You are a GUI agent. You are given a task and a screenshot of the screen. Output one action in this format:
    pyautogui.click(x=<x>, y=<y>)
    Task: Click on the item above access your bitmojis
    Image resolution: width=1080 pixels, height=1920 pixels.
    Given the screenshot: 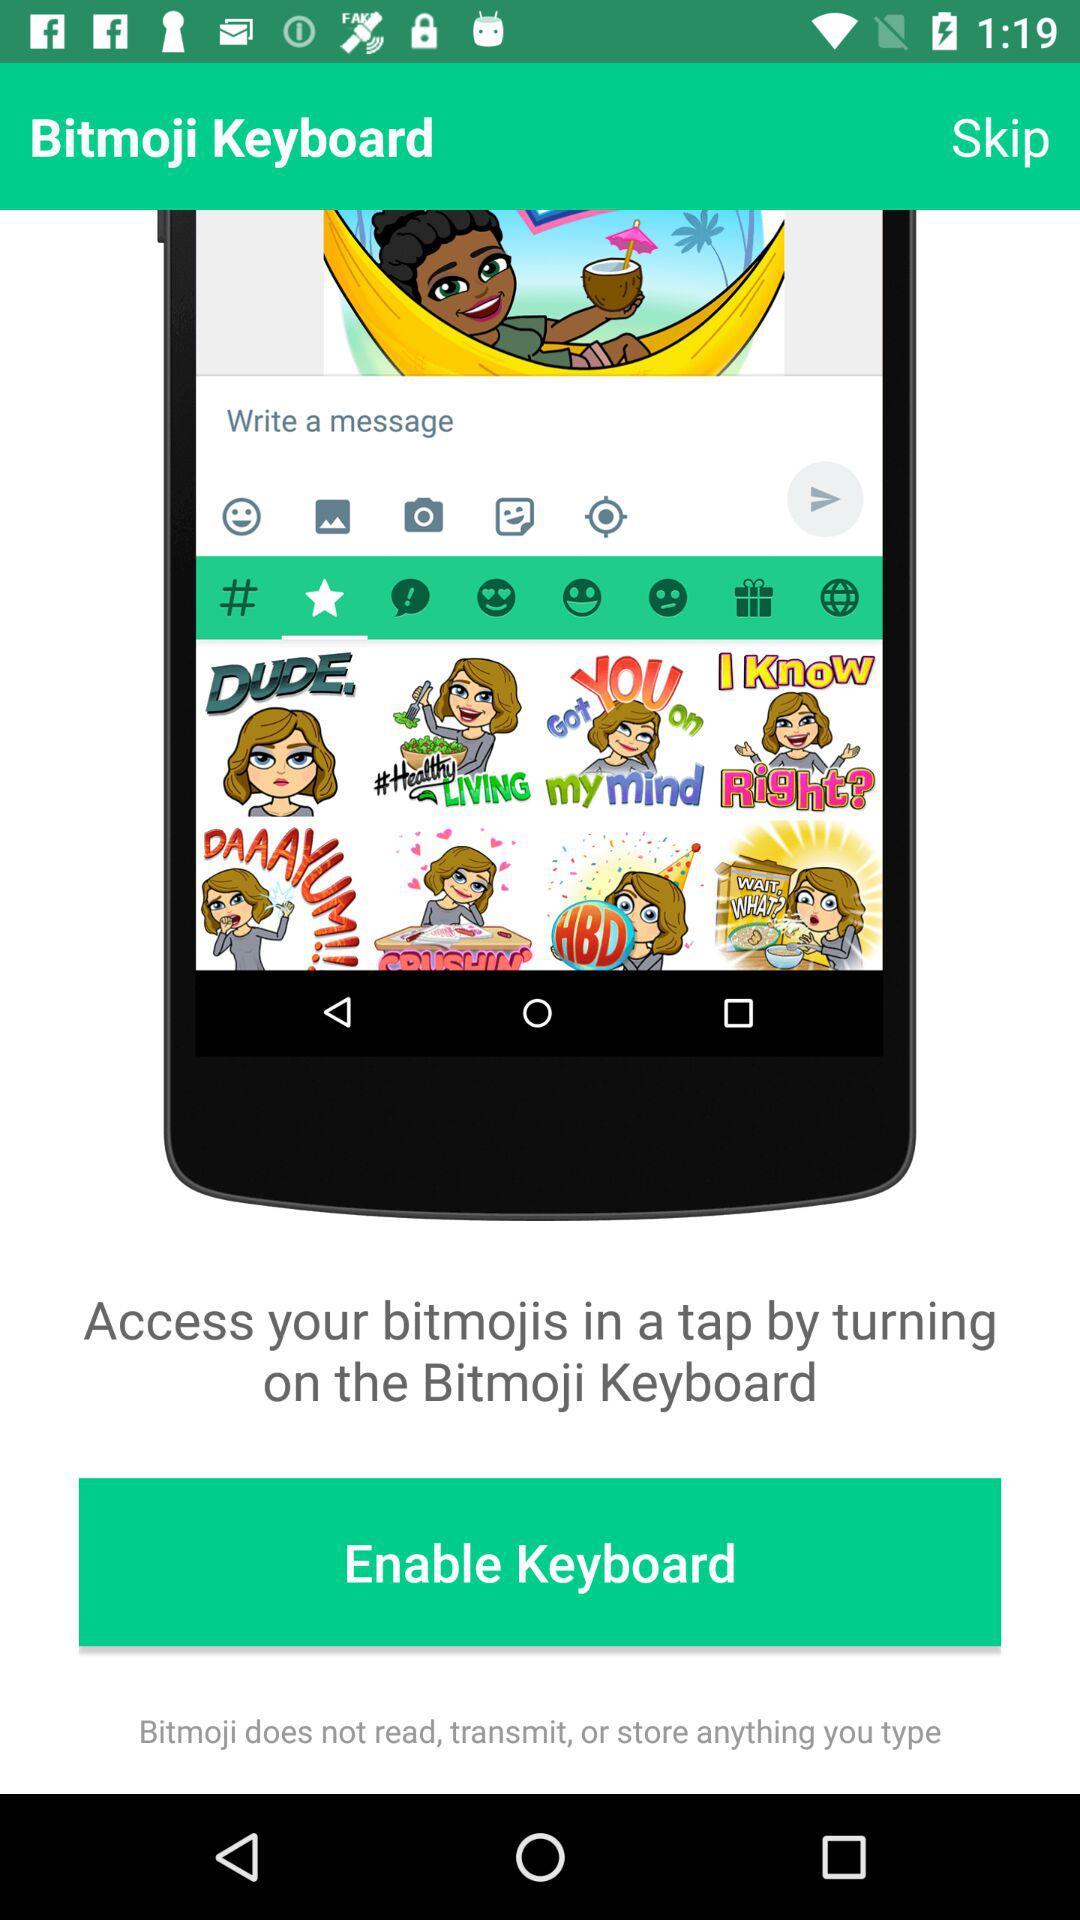 What is the action you would take?
    pyautogui.click(x=1000, y=135)
    